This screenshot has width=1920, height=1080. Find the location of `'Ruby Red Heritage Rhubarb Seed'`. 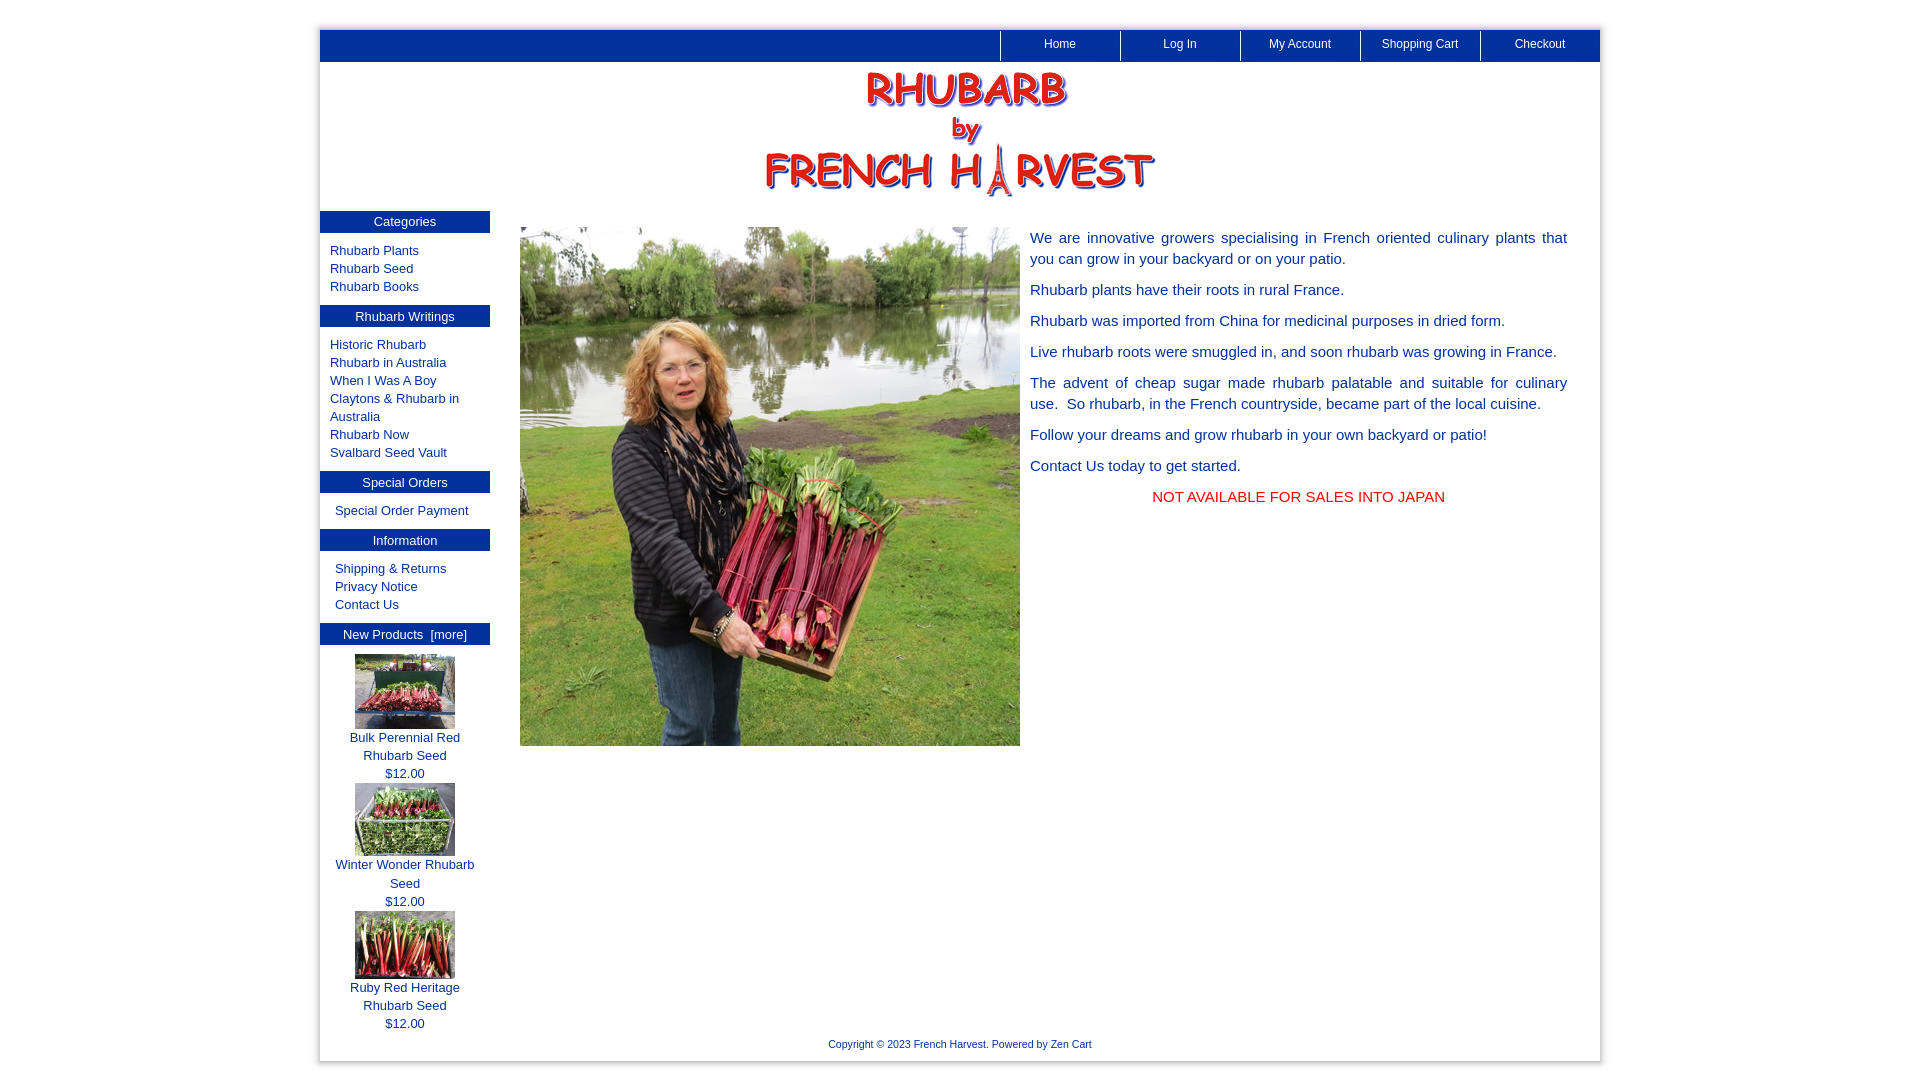

'Ruby Red Heritage Rhubarb Seed' is located at coordinates (403, 990).